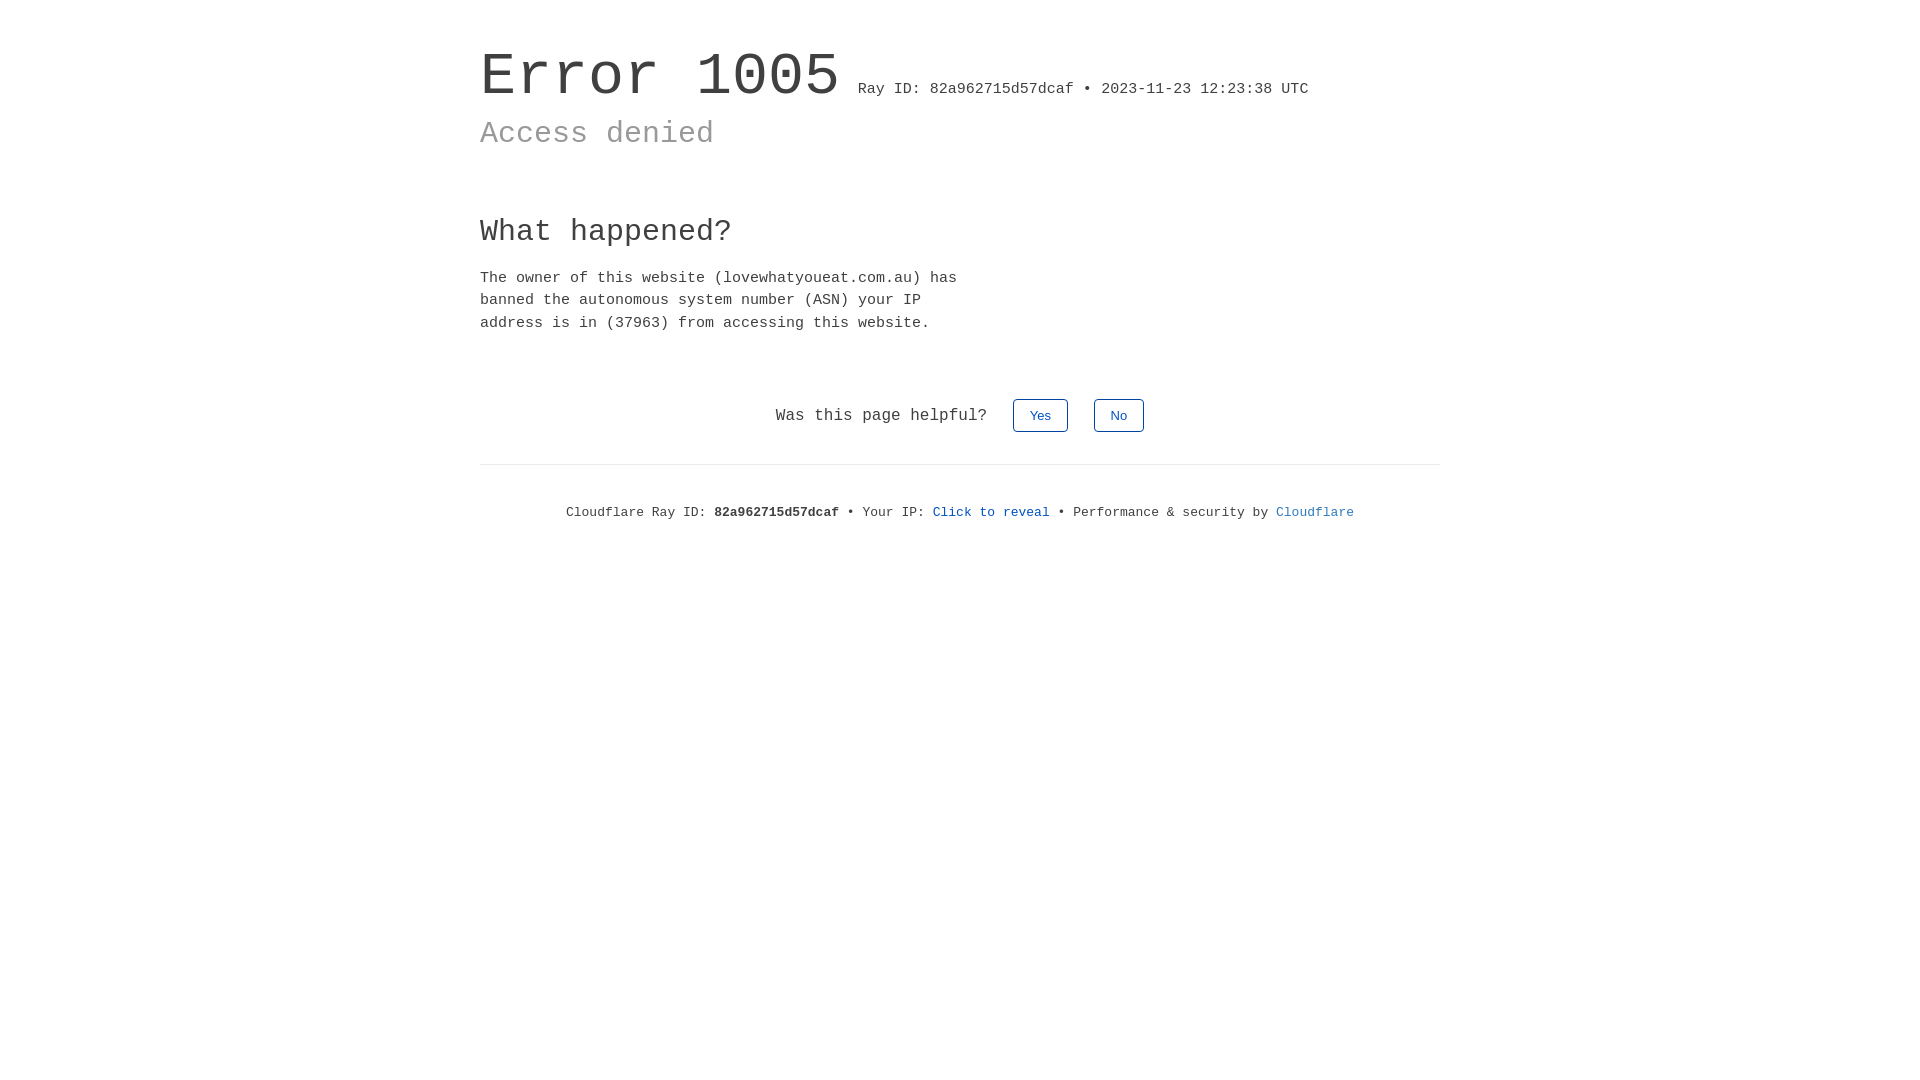 The image size is (1920, 1080). Describe the element at coordinates (931, 511) in the screenshot. I see `'Click to reveal'` at that location.